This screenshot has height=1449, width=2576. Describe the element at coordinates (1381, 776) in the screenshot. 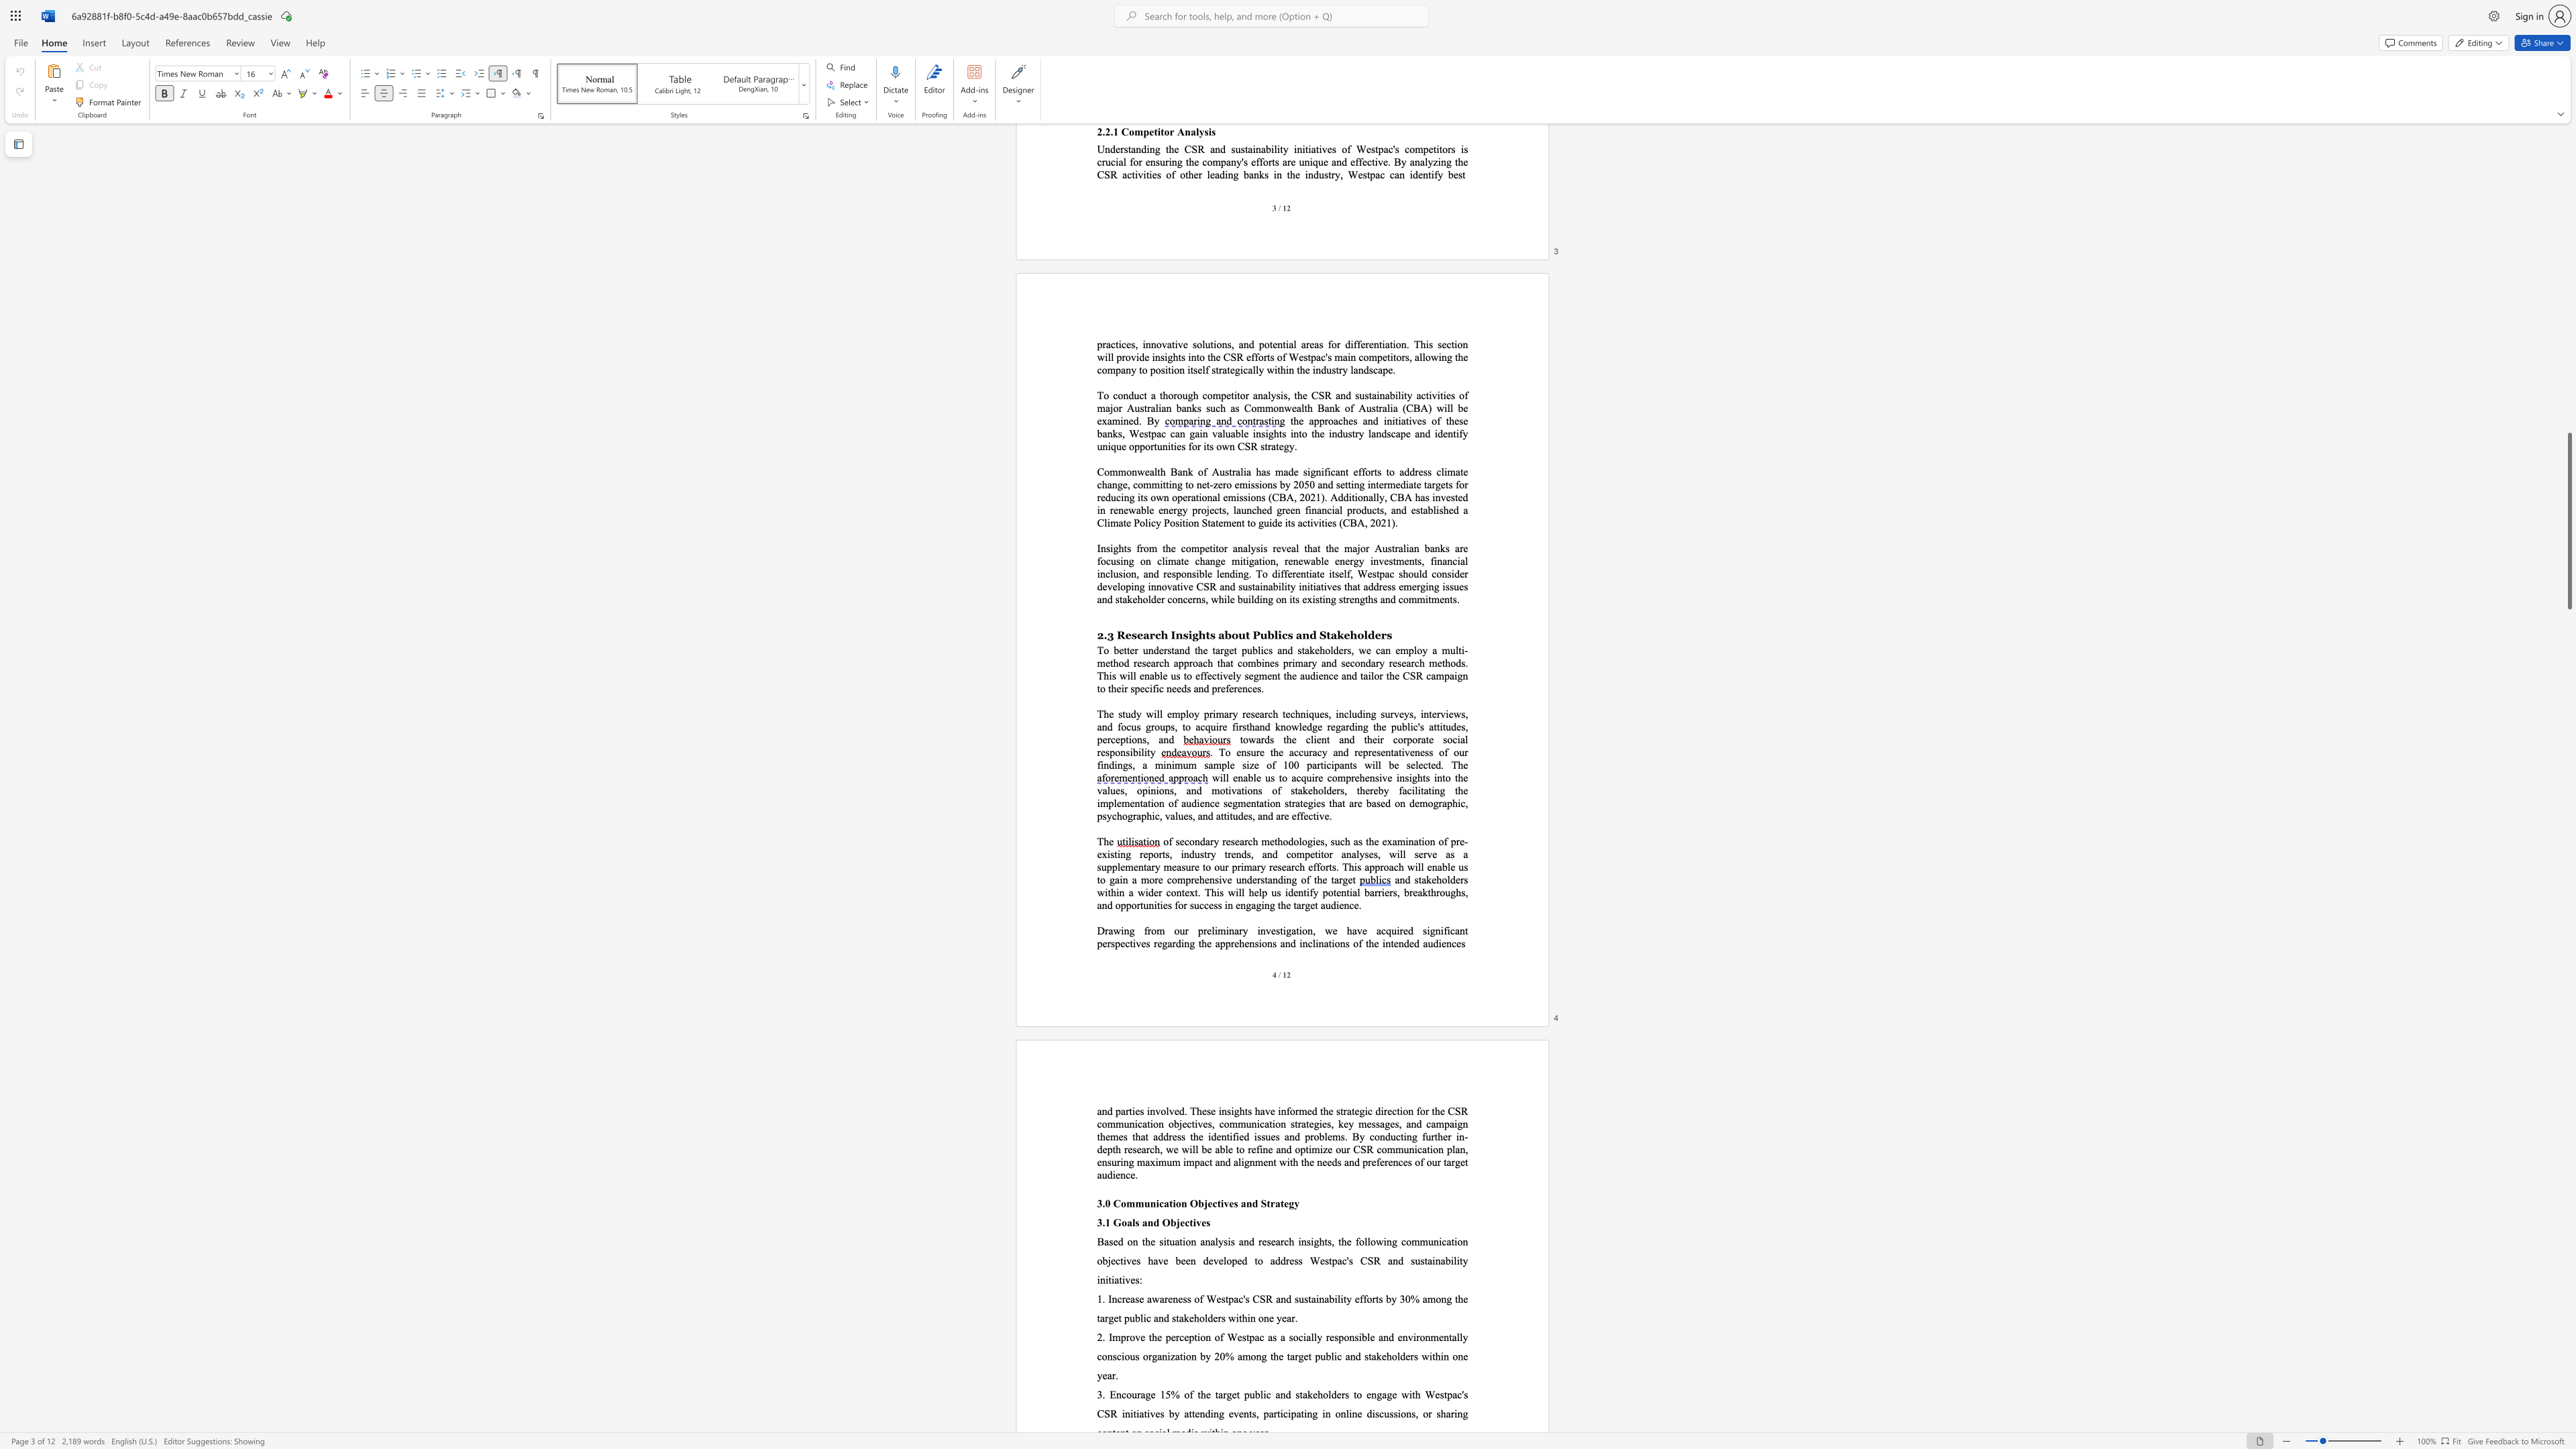

I see `the subset text "ve insight" within the text "comprehensive insights into the values, opinions, and motivations of stakeholders, thereby"` at that location.